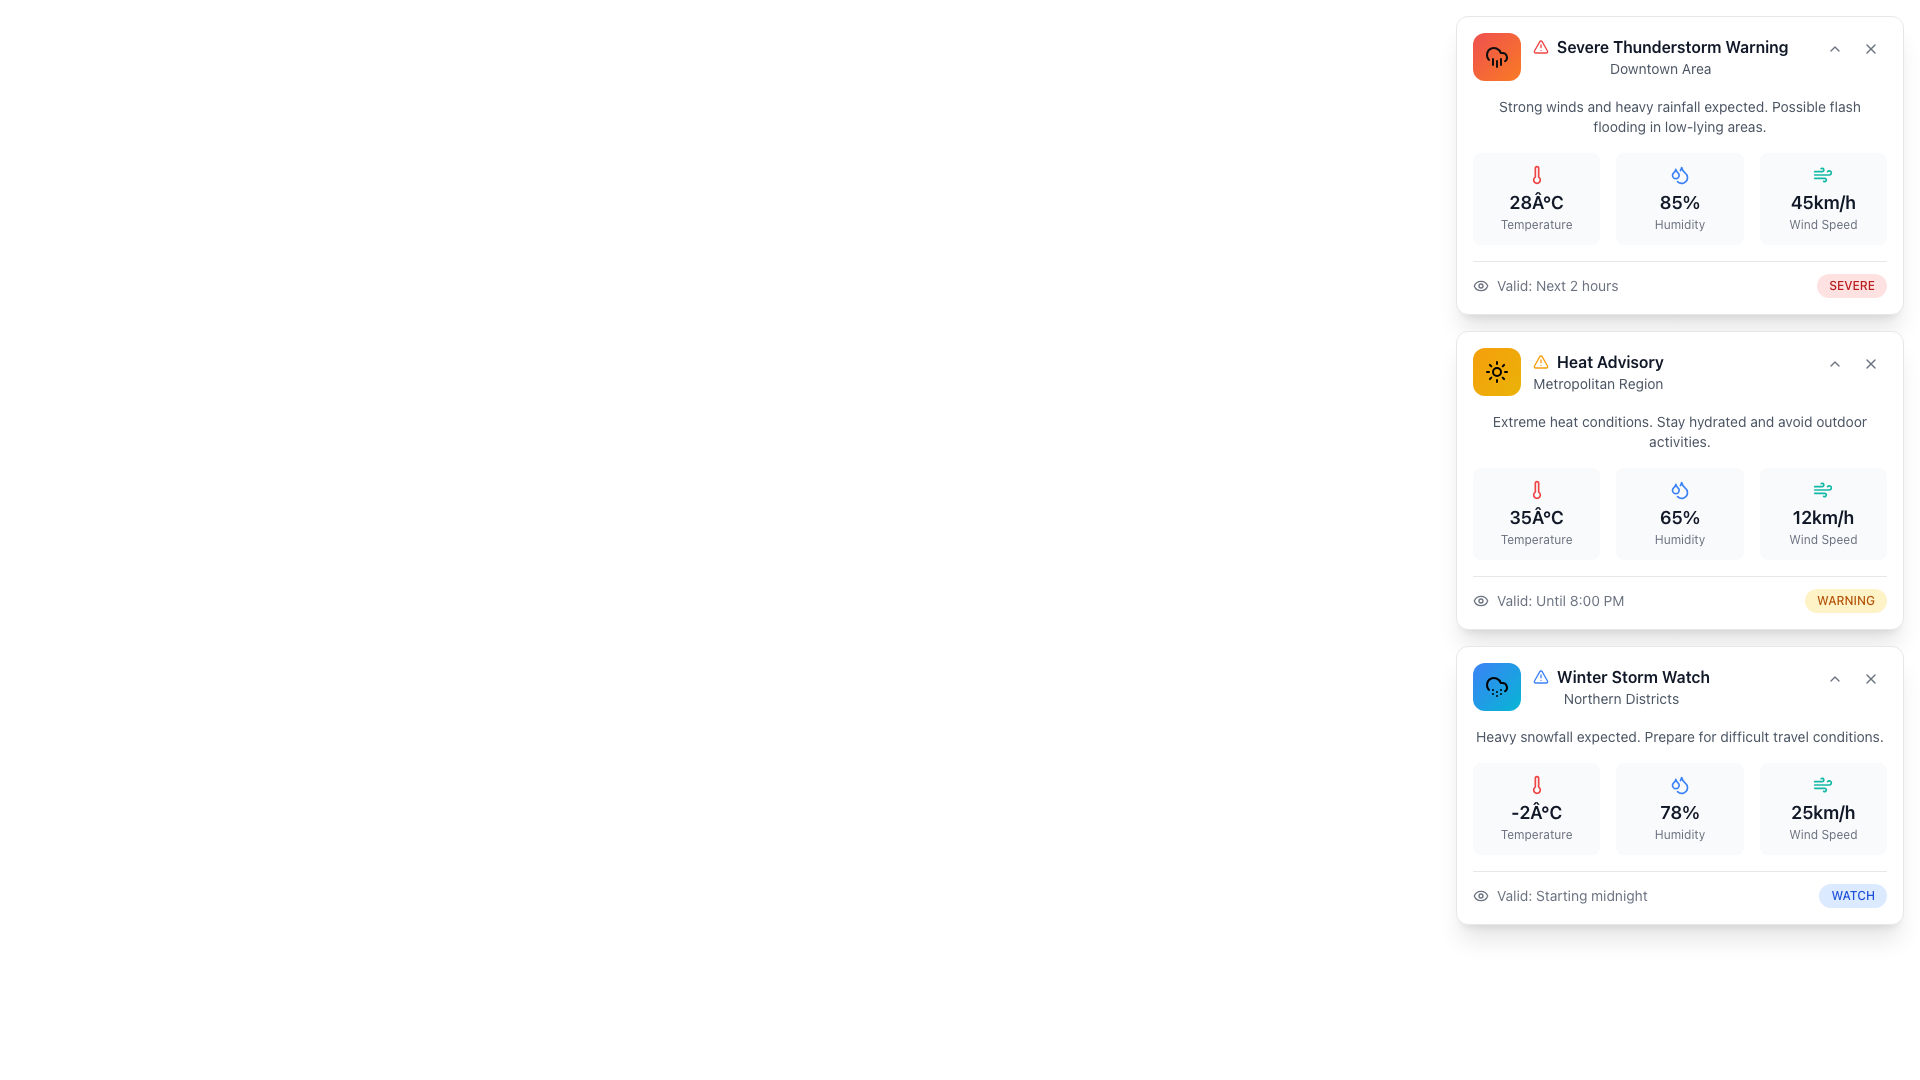  Describe the element at coordinates (1680, 516) in the screenshot. I see `the Text label indicating the current humidity level within the second weather alert card titled 'Heat Advisory'` at that location.